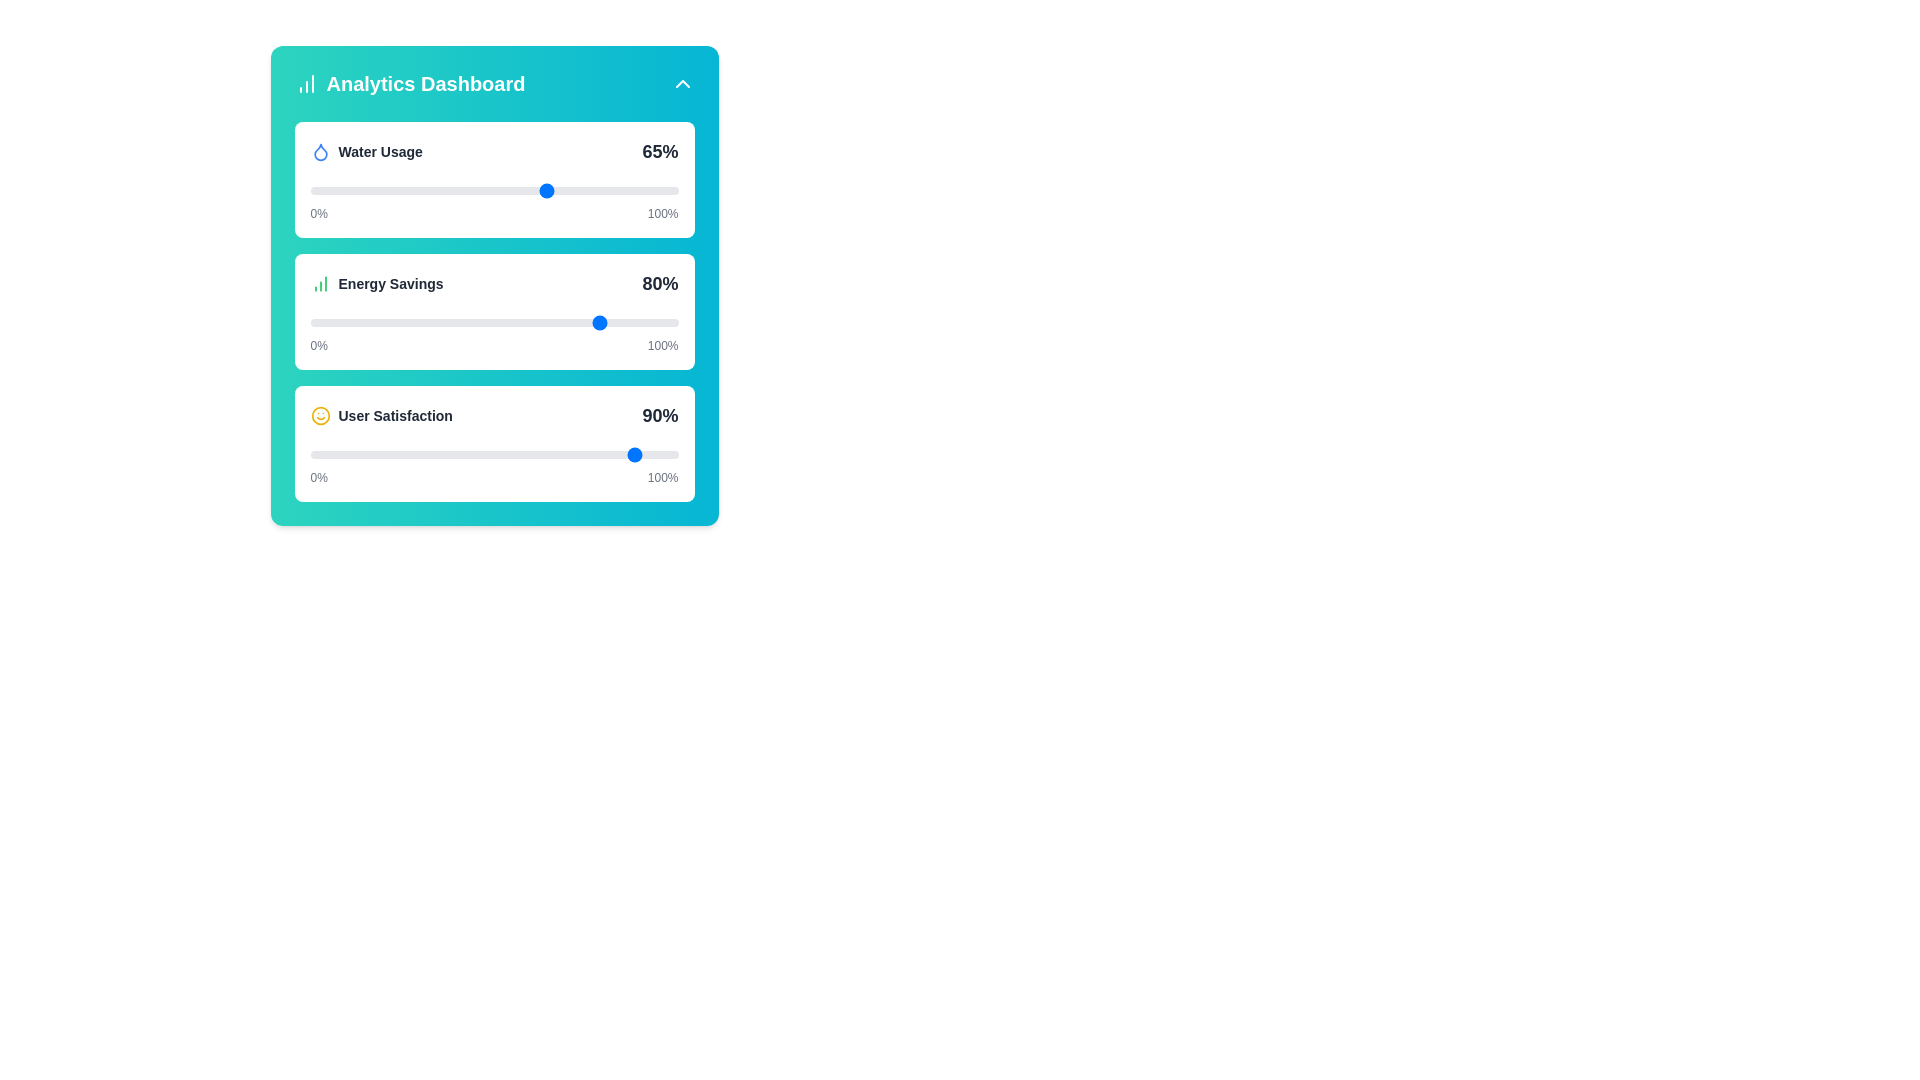 Image resolution: width=1920 pixels, height=1080 pixels. I want to click on the static text label indicating the maximum value of the progress bar in the 'Water Usage' section of the 'Analytics Dashboard', located to the right of the '0%' label, so click(663, 213).